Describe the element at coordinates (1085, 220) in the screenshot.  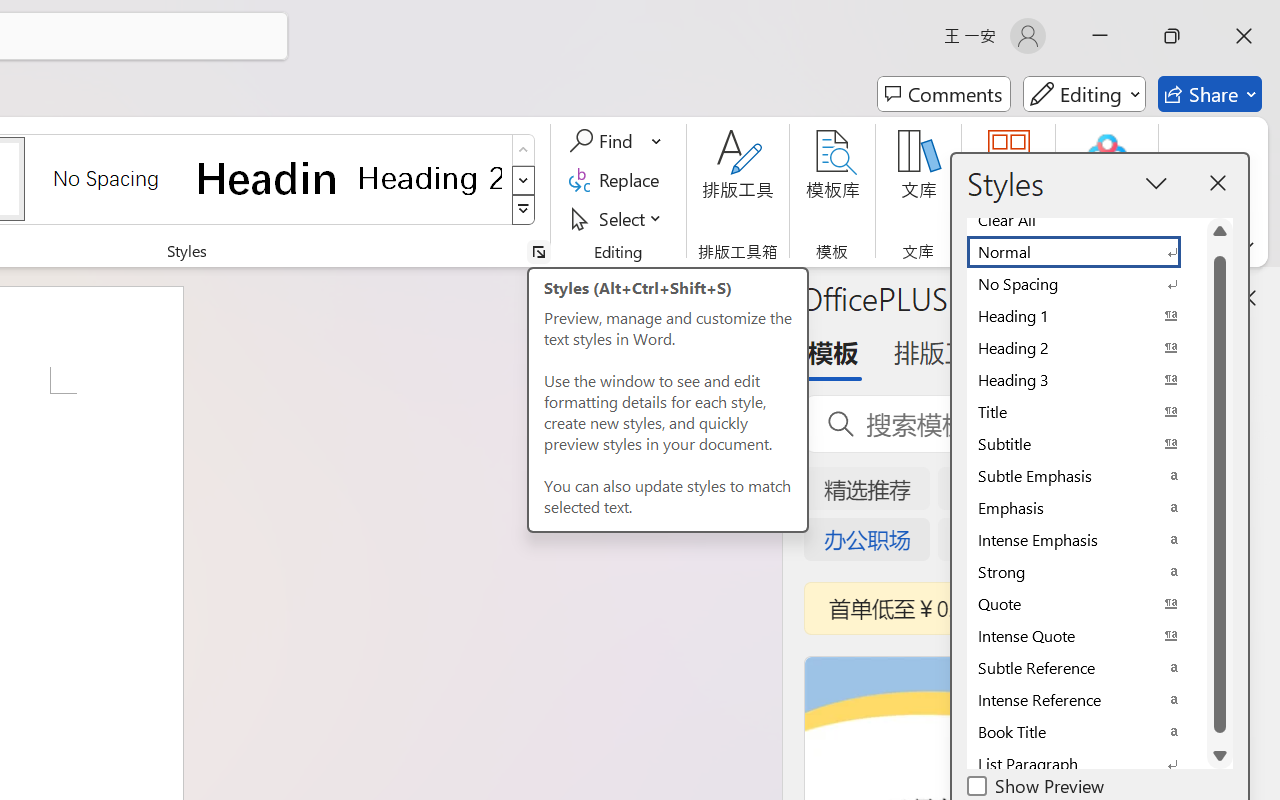
I see `'Clear All'` at that location.